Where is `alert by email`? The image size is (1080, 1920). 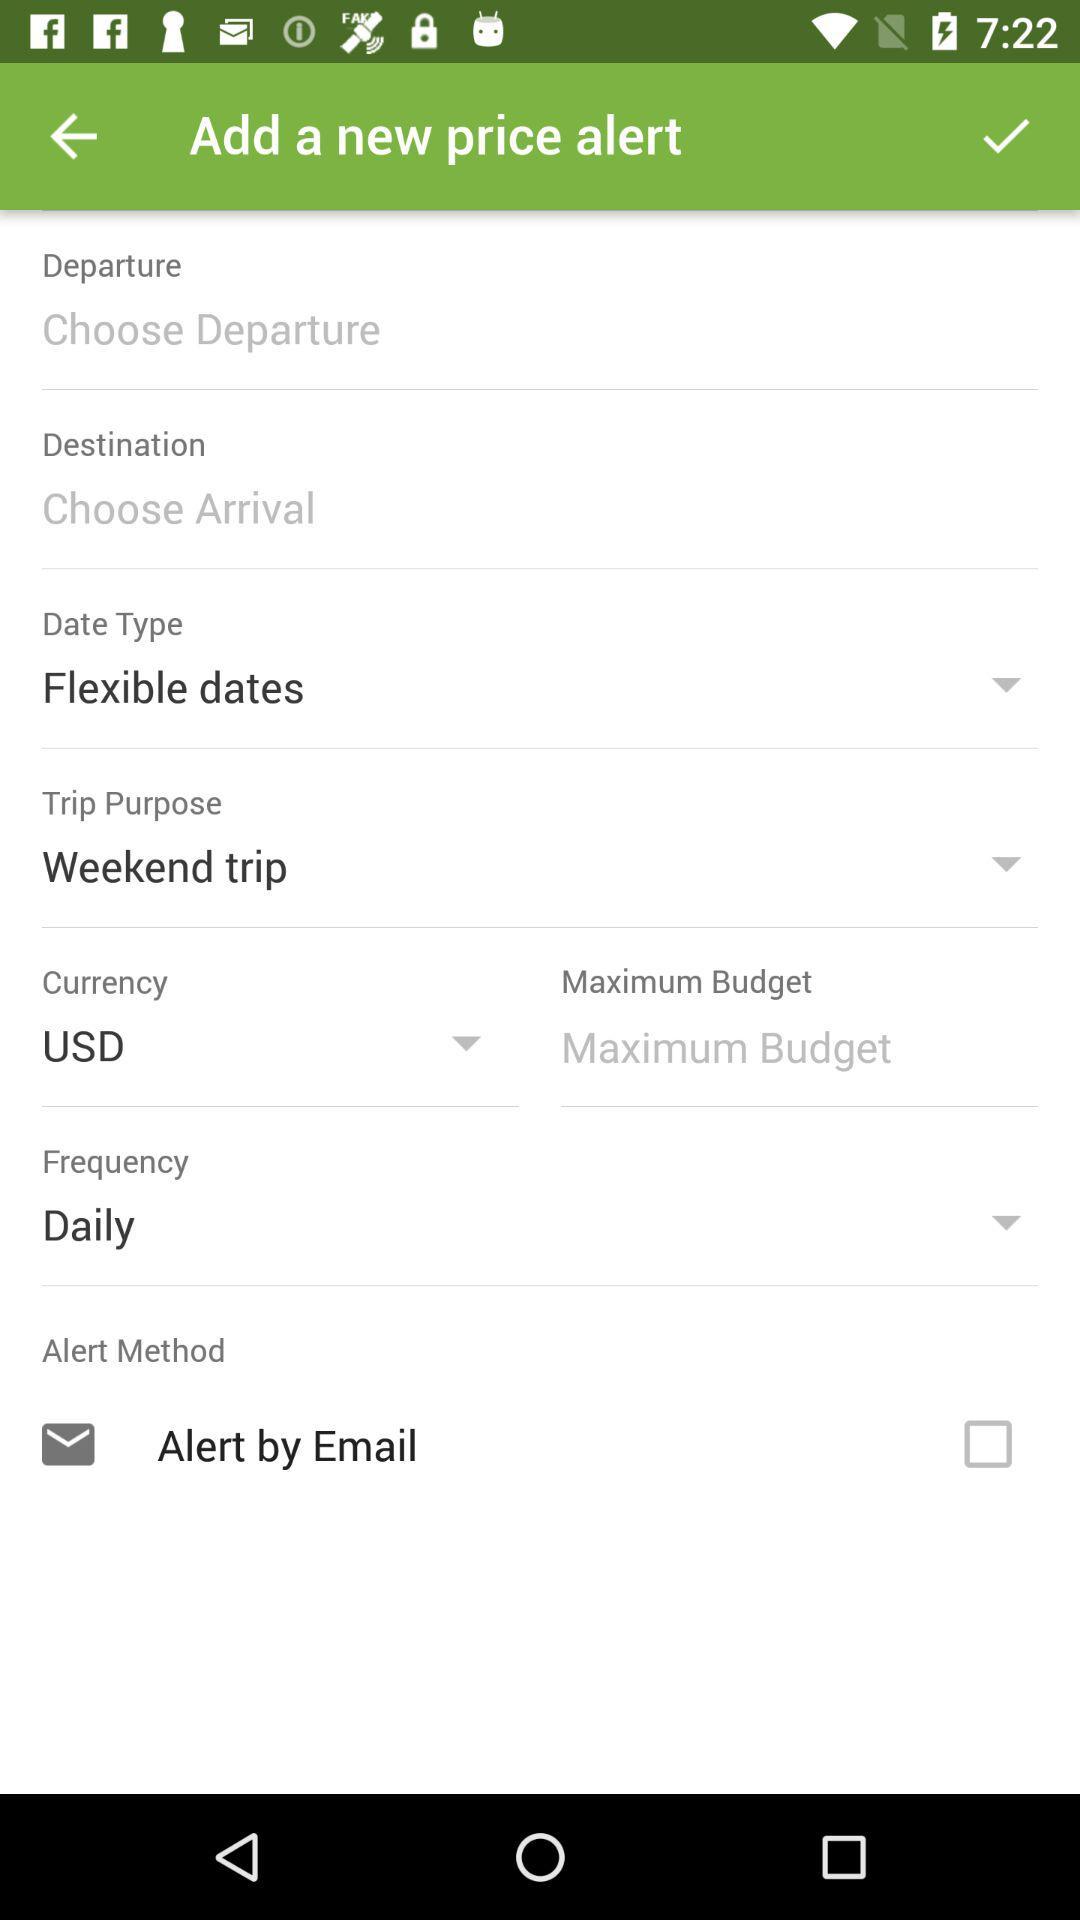
alert by email is located at coordinates (987, 1444).